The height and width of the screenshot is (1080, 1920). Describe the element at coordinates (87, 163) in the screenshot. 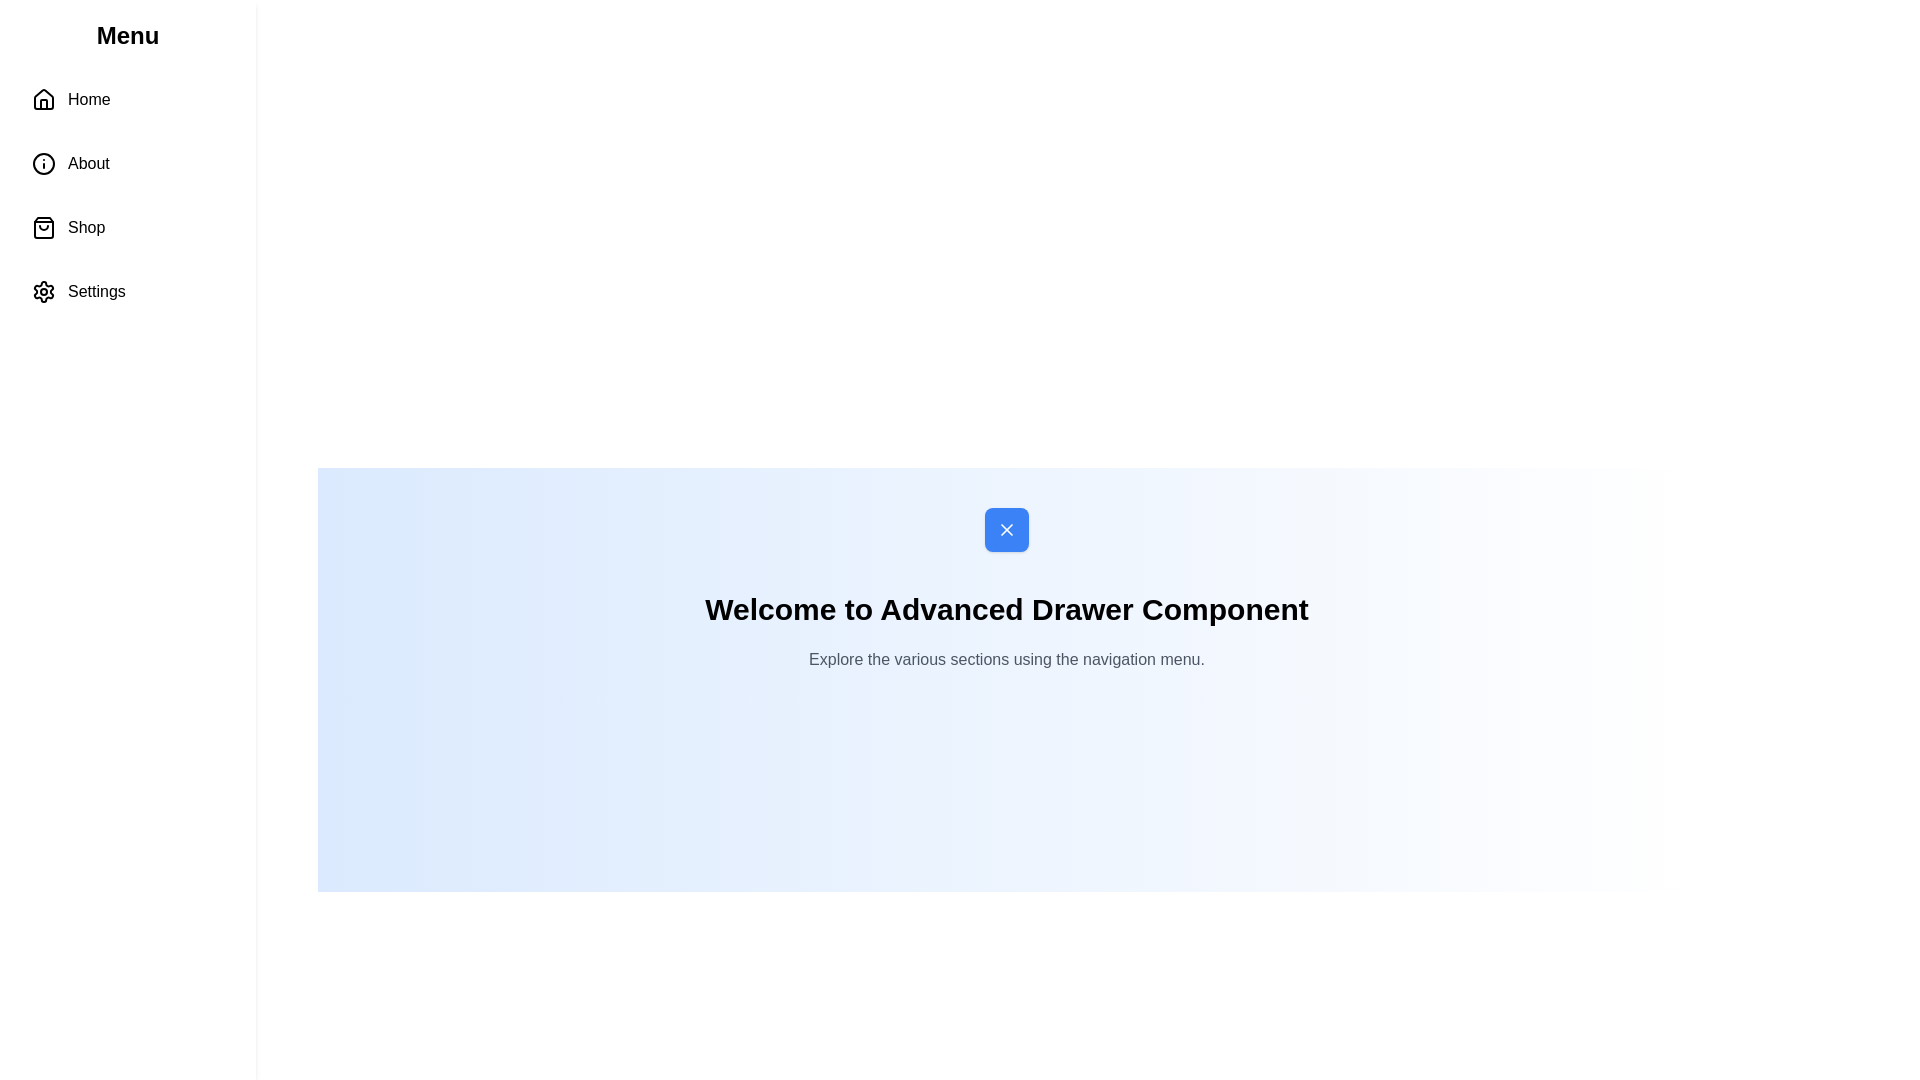

I see `the 'About' text label in the second menu item of the vertical navigation menu` at that location.